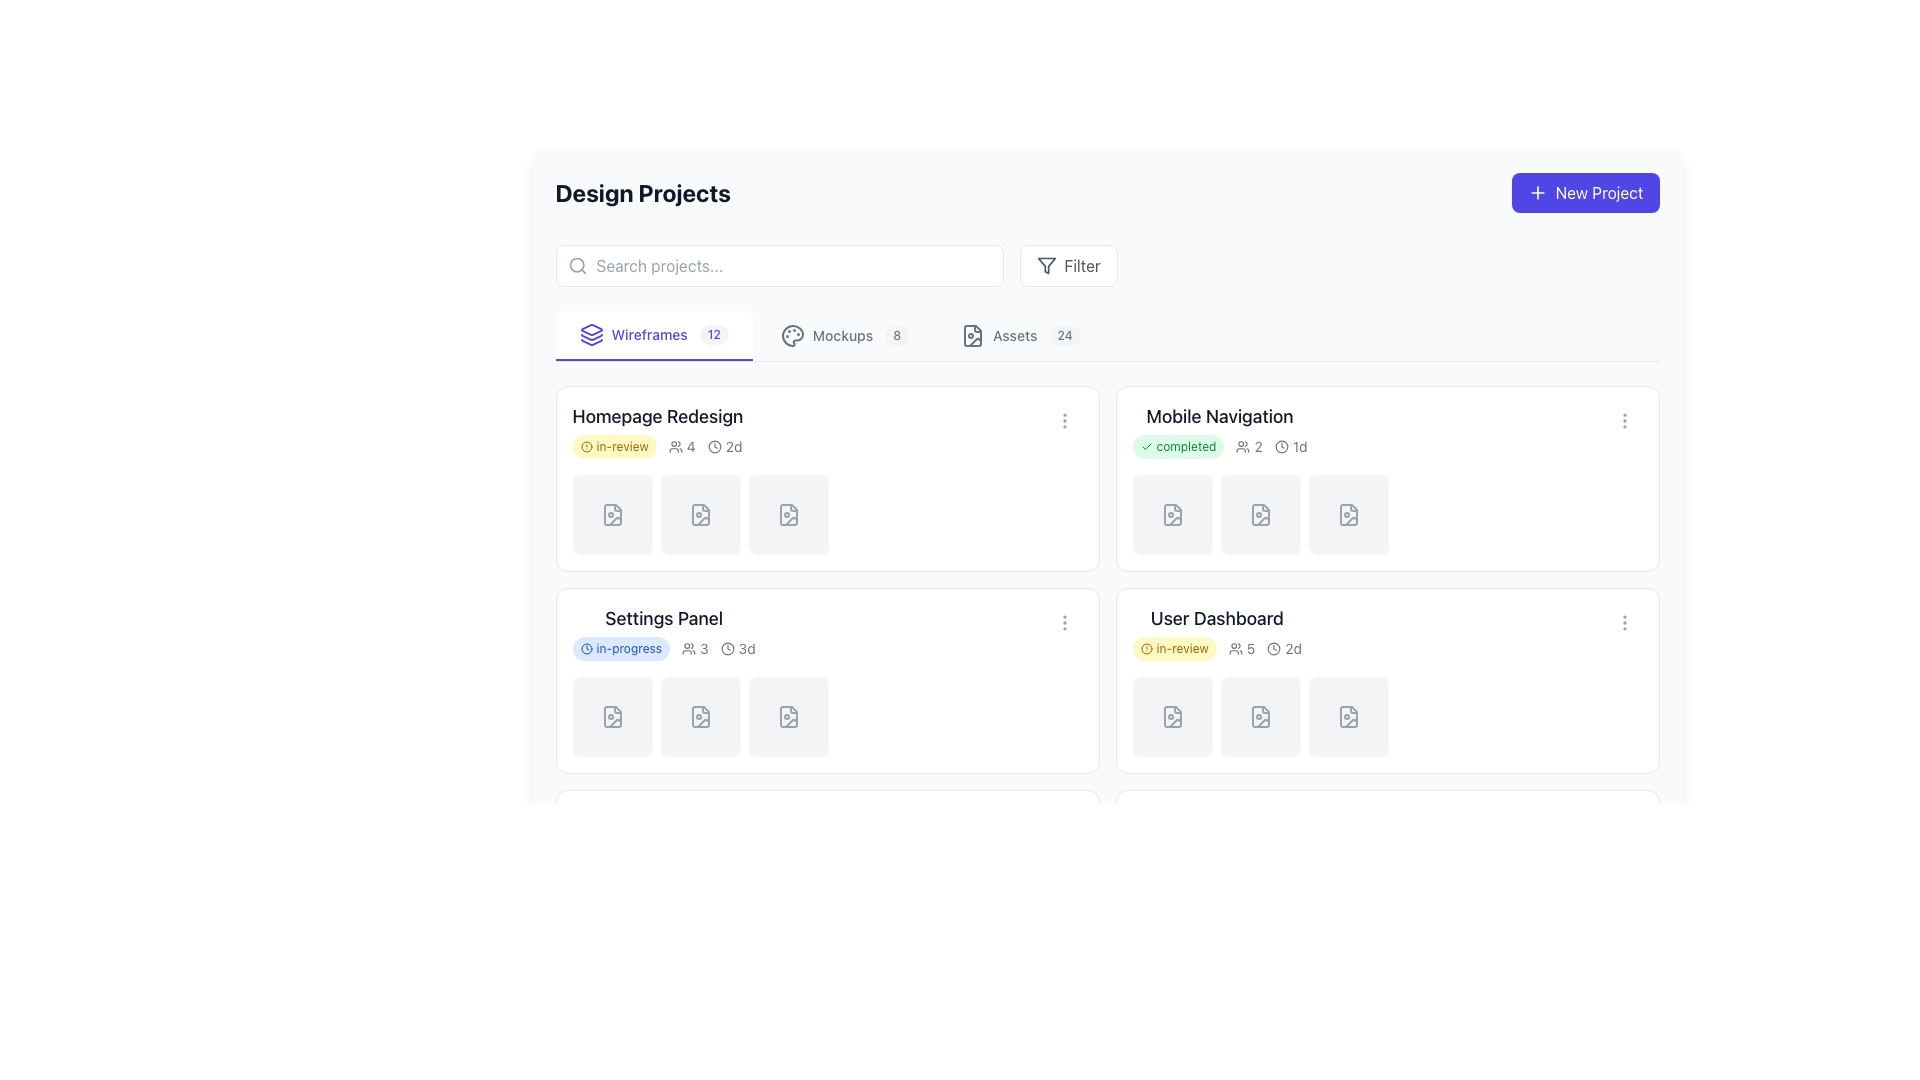 The image size is (1920, 1080). I want to click on the icon representing multiple users associated with the 'User Dashboard' project, located near the bottom-right corner of the interface, so click(1234, 648).